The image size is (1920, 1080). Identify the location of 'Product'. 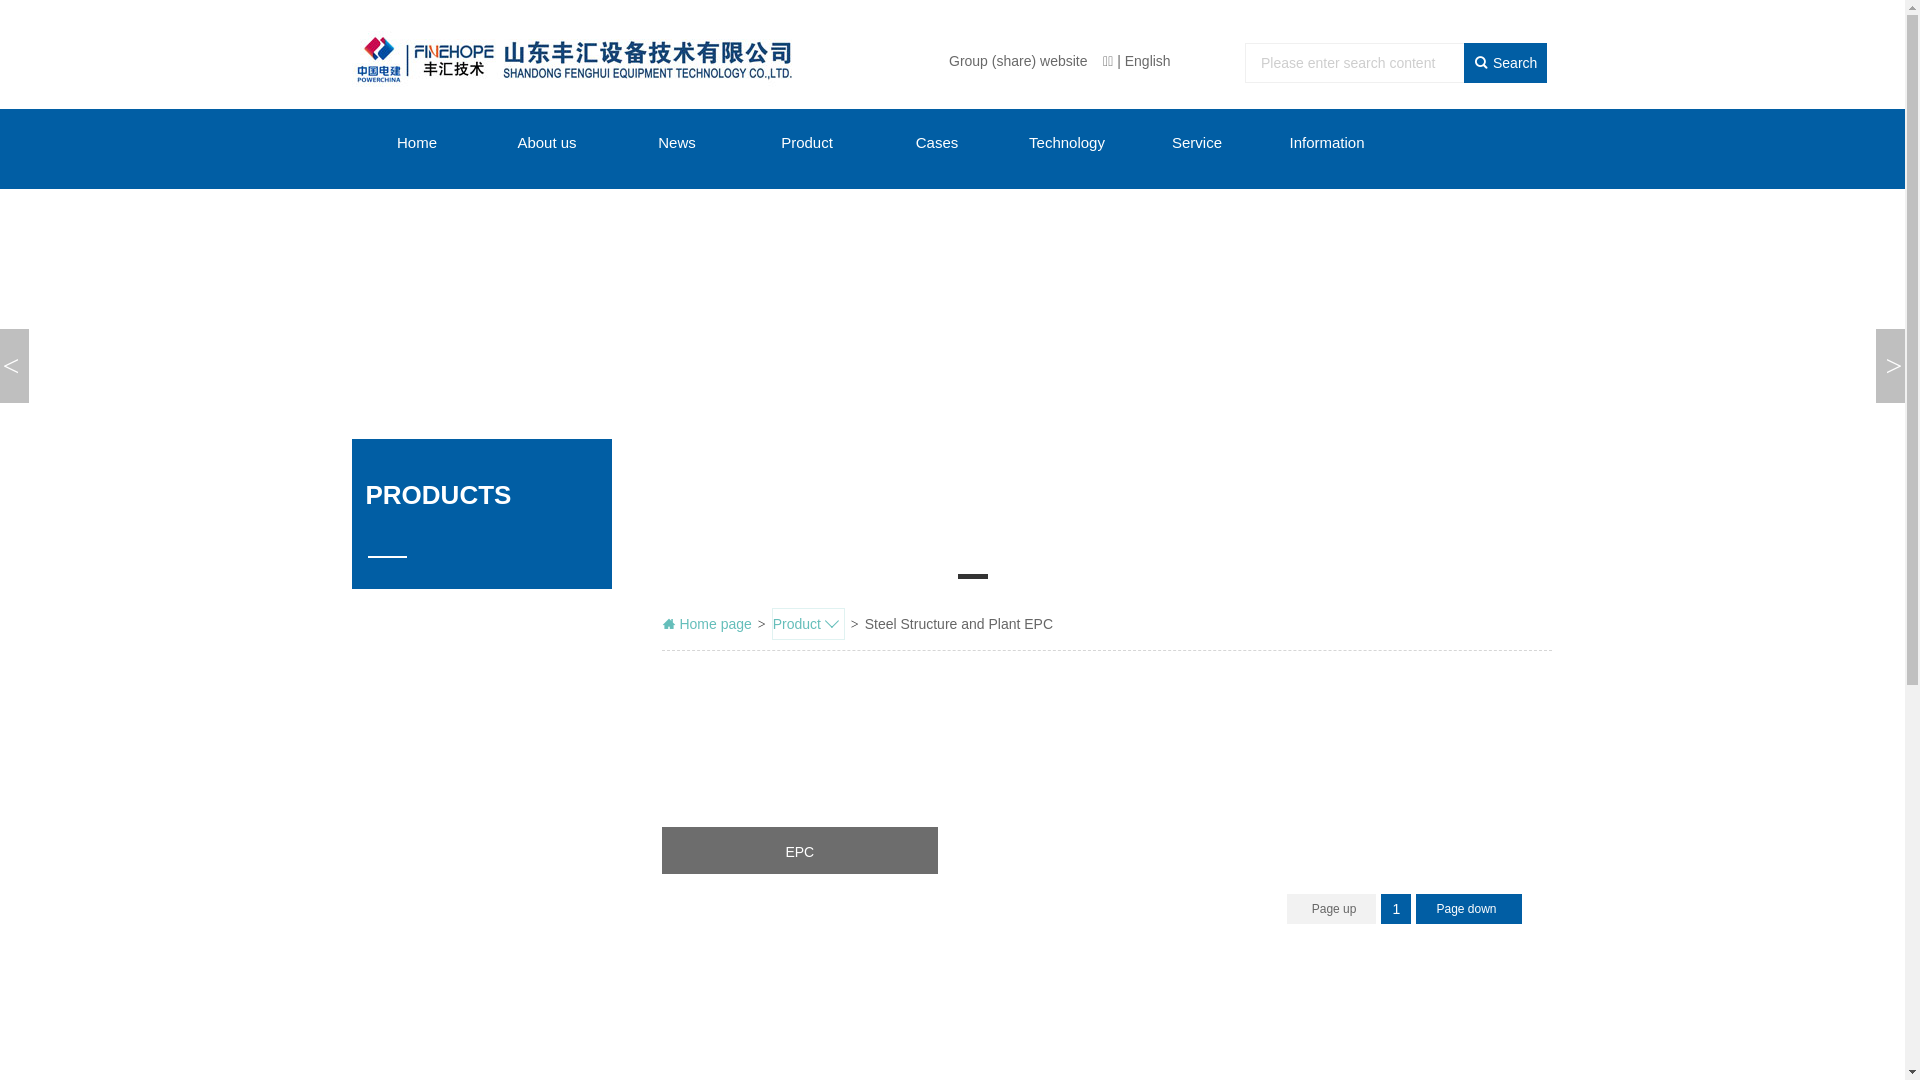
(808, 623).